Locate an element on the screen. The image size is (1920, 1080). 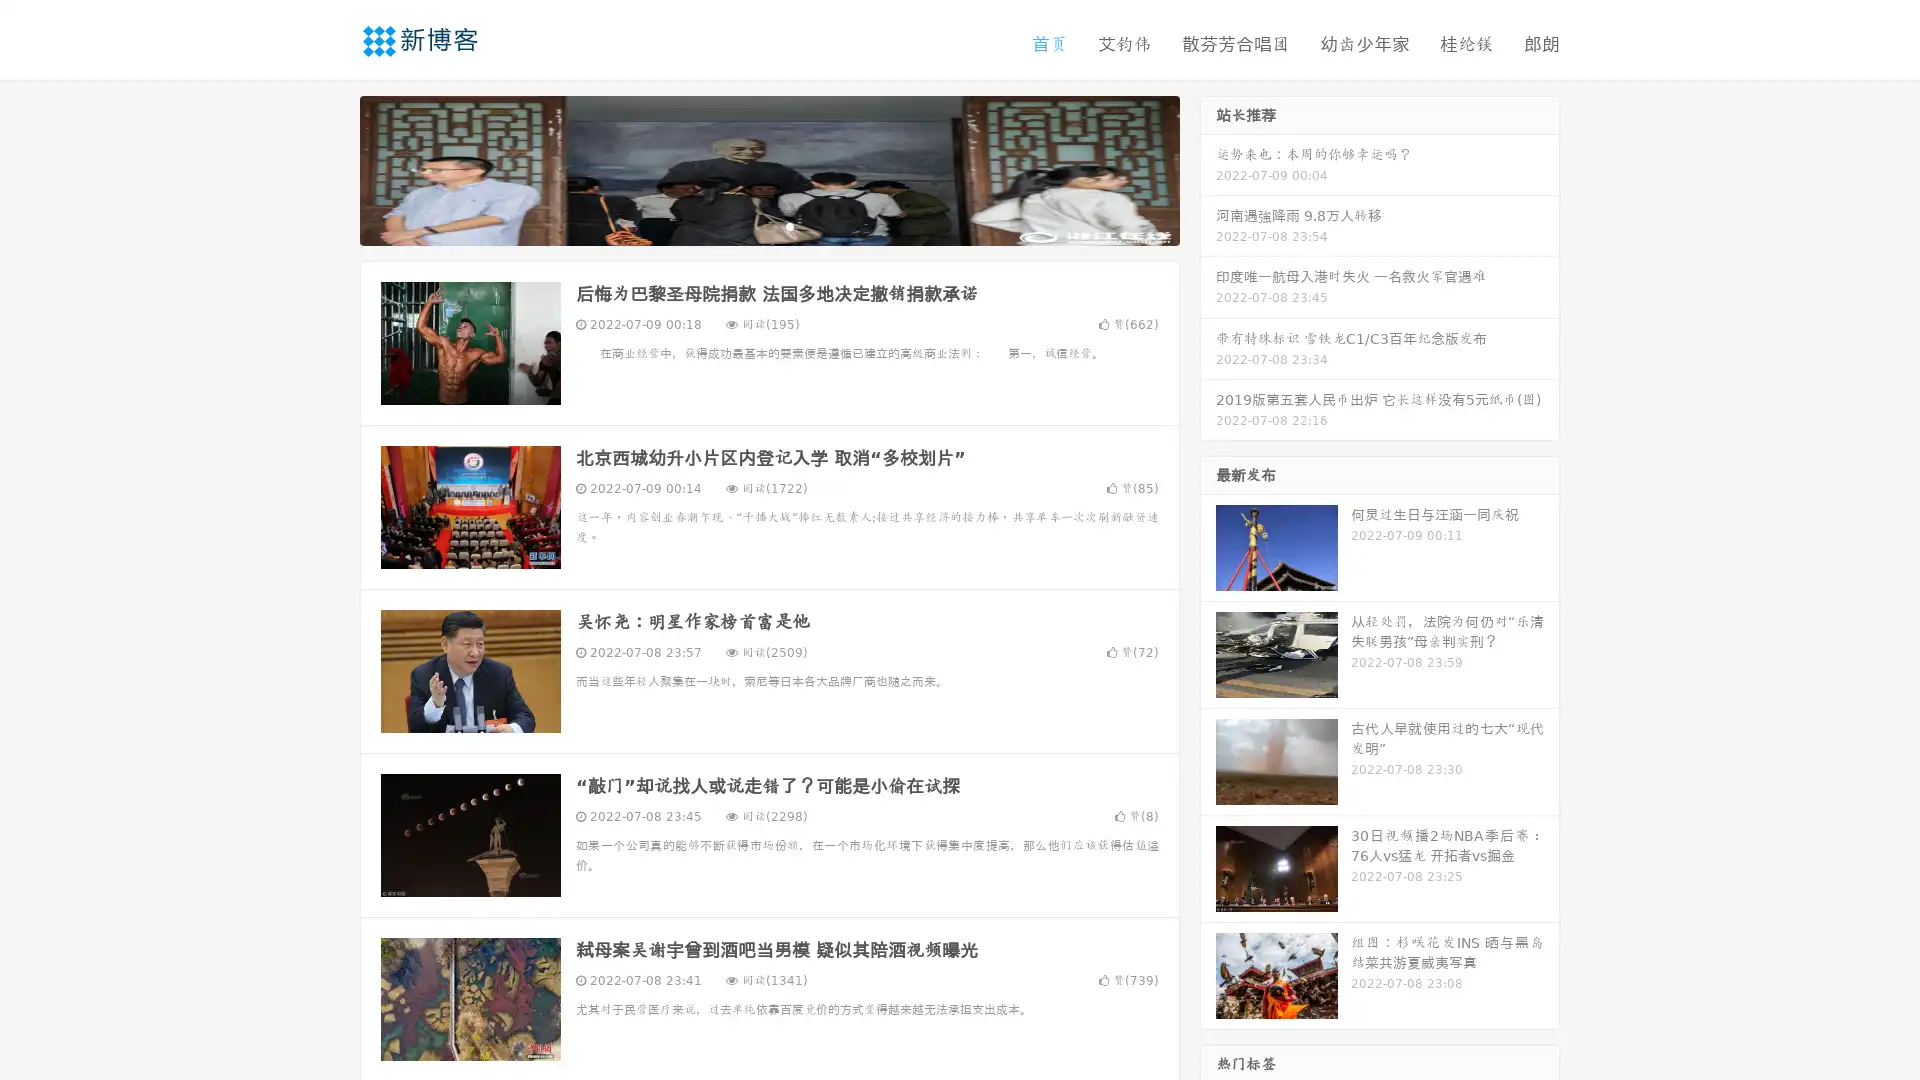
Previous slide is located at coordinates (330, 168).